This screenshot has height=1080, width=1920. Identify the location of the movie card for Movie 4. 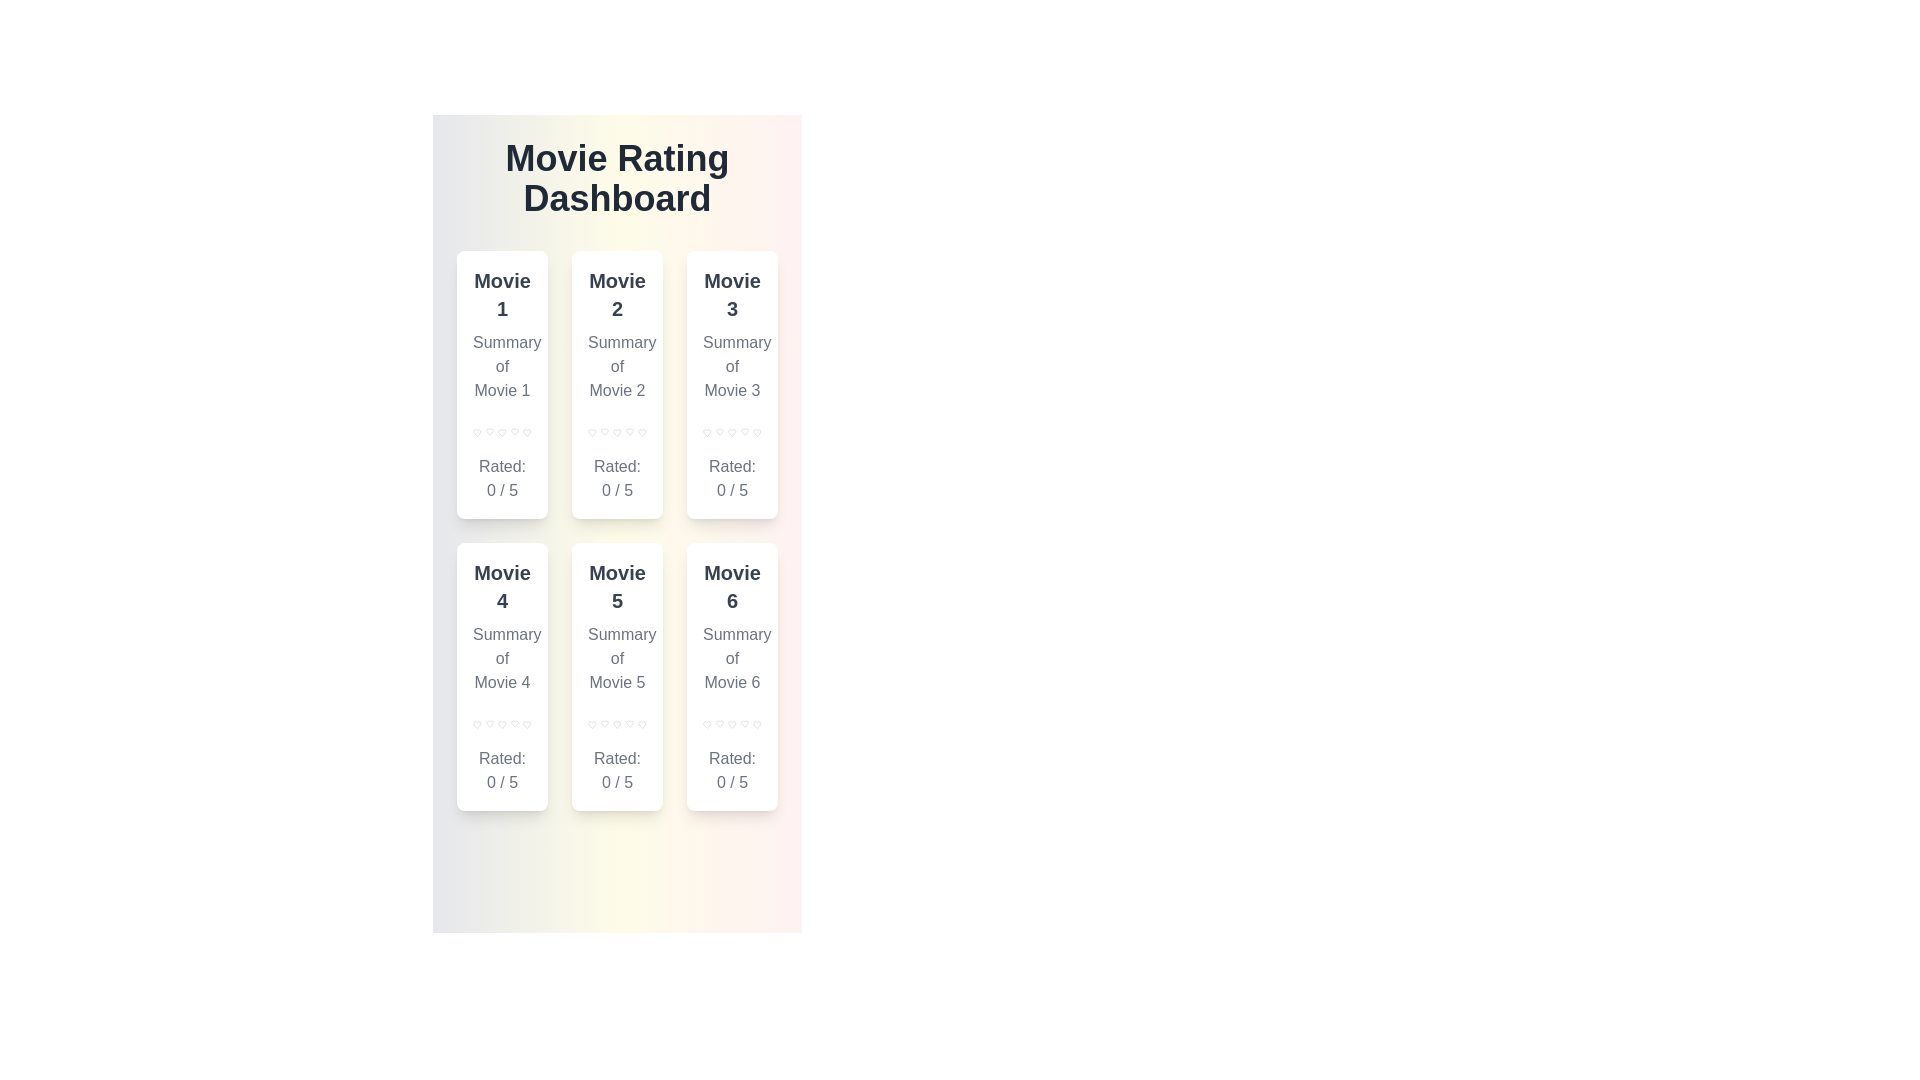
(502, 676).